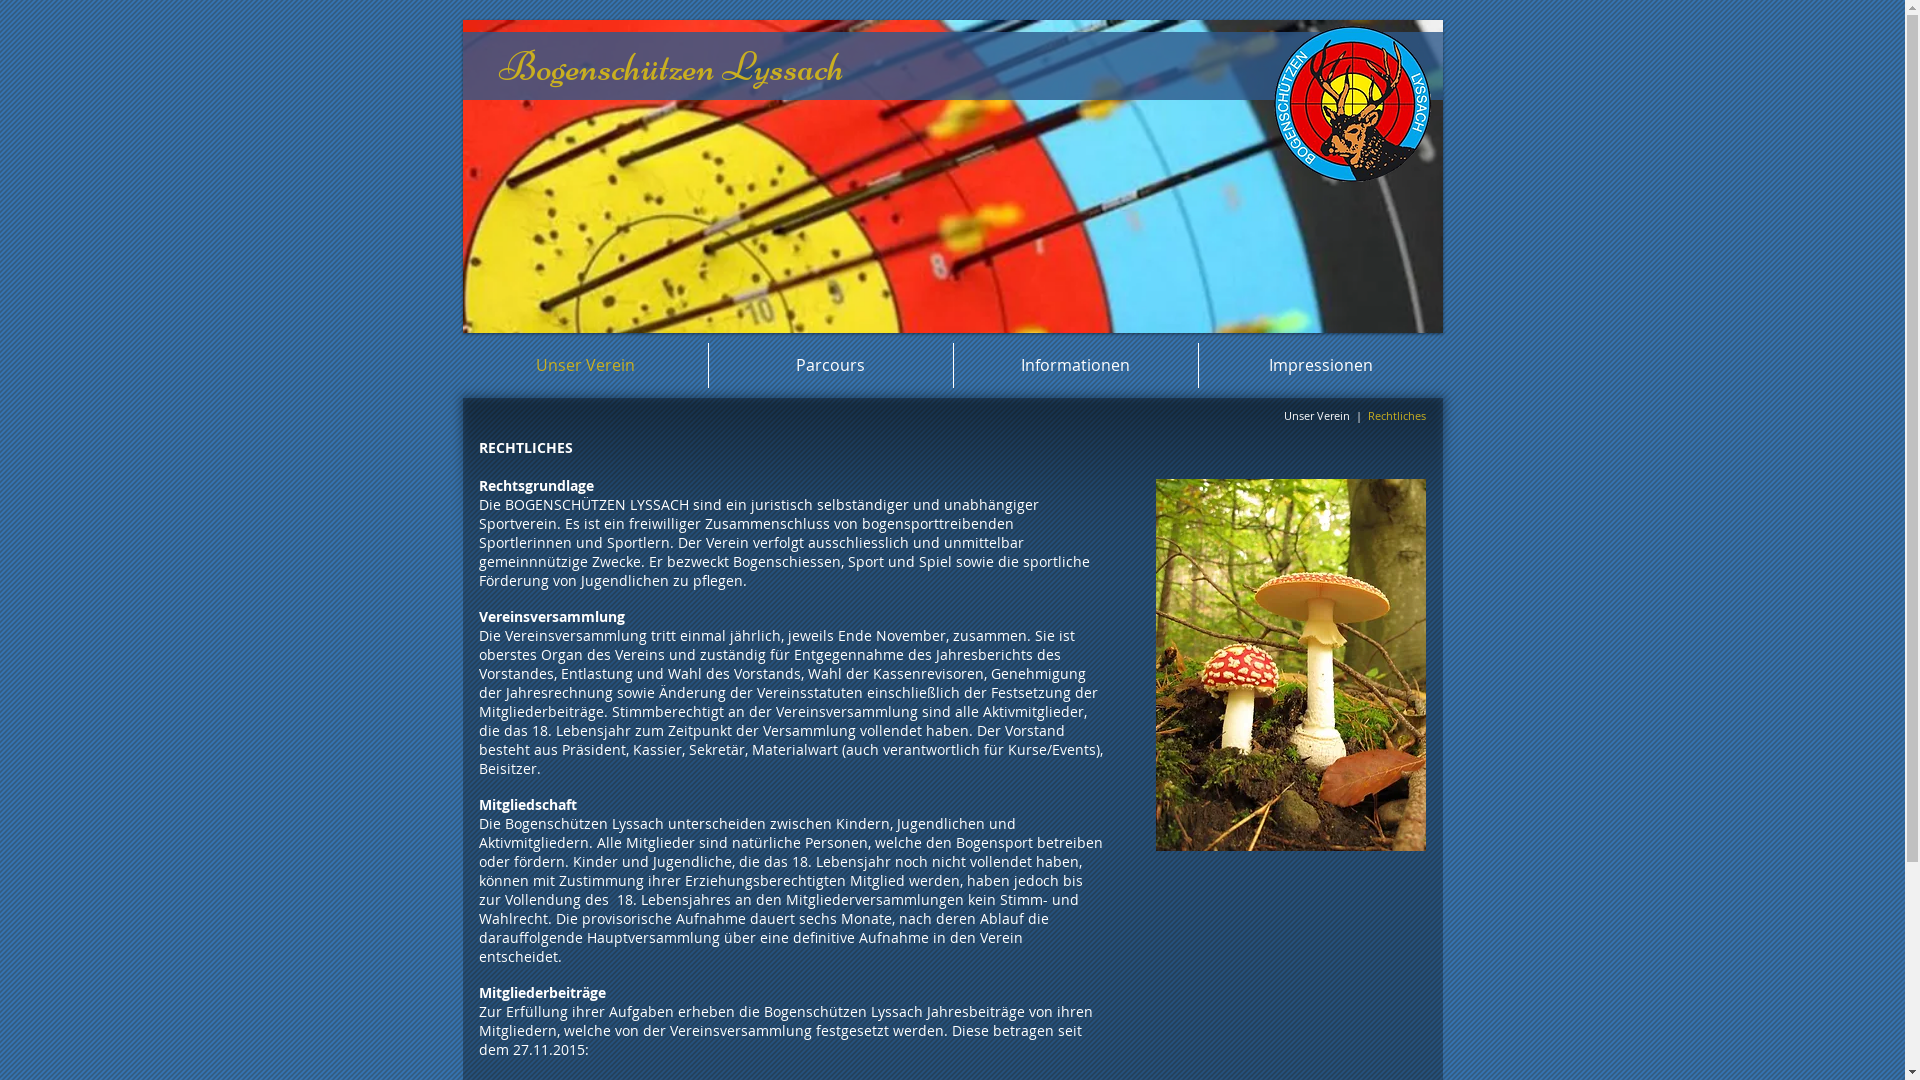 This screenshot has width=1920, height=1080. What do you see at coordinates (1351, 104) in the screenshot?
I see `'Logo-gross-01.png'` at bounding box center [1351, 104].